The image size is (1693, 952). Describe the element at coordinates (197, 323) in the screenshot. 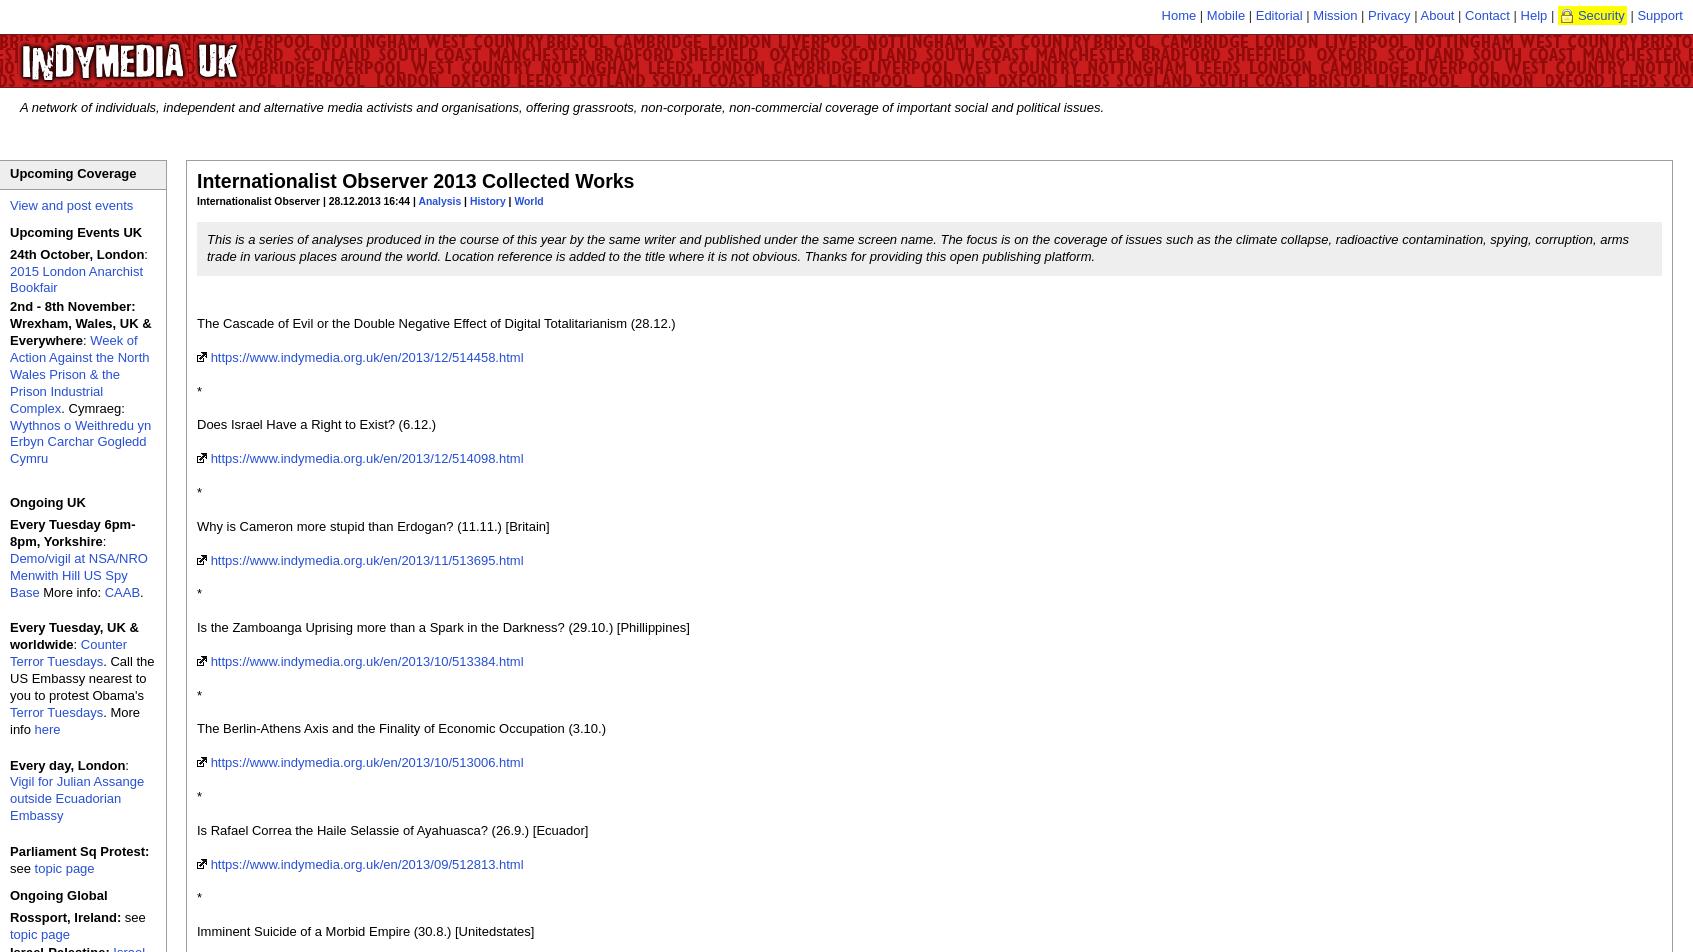

I see `'The Cascade of Evil or the Double Negative Effect of Digital Totalitarianism (28.12.)'` at that location.